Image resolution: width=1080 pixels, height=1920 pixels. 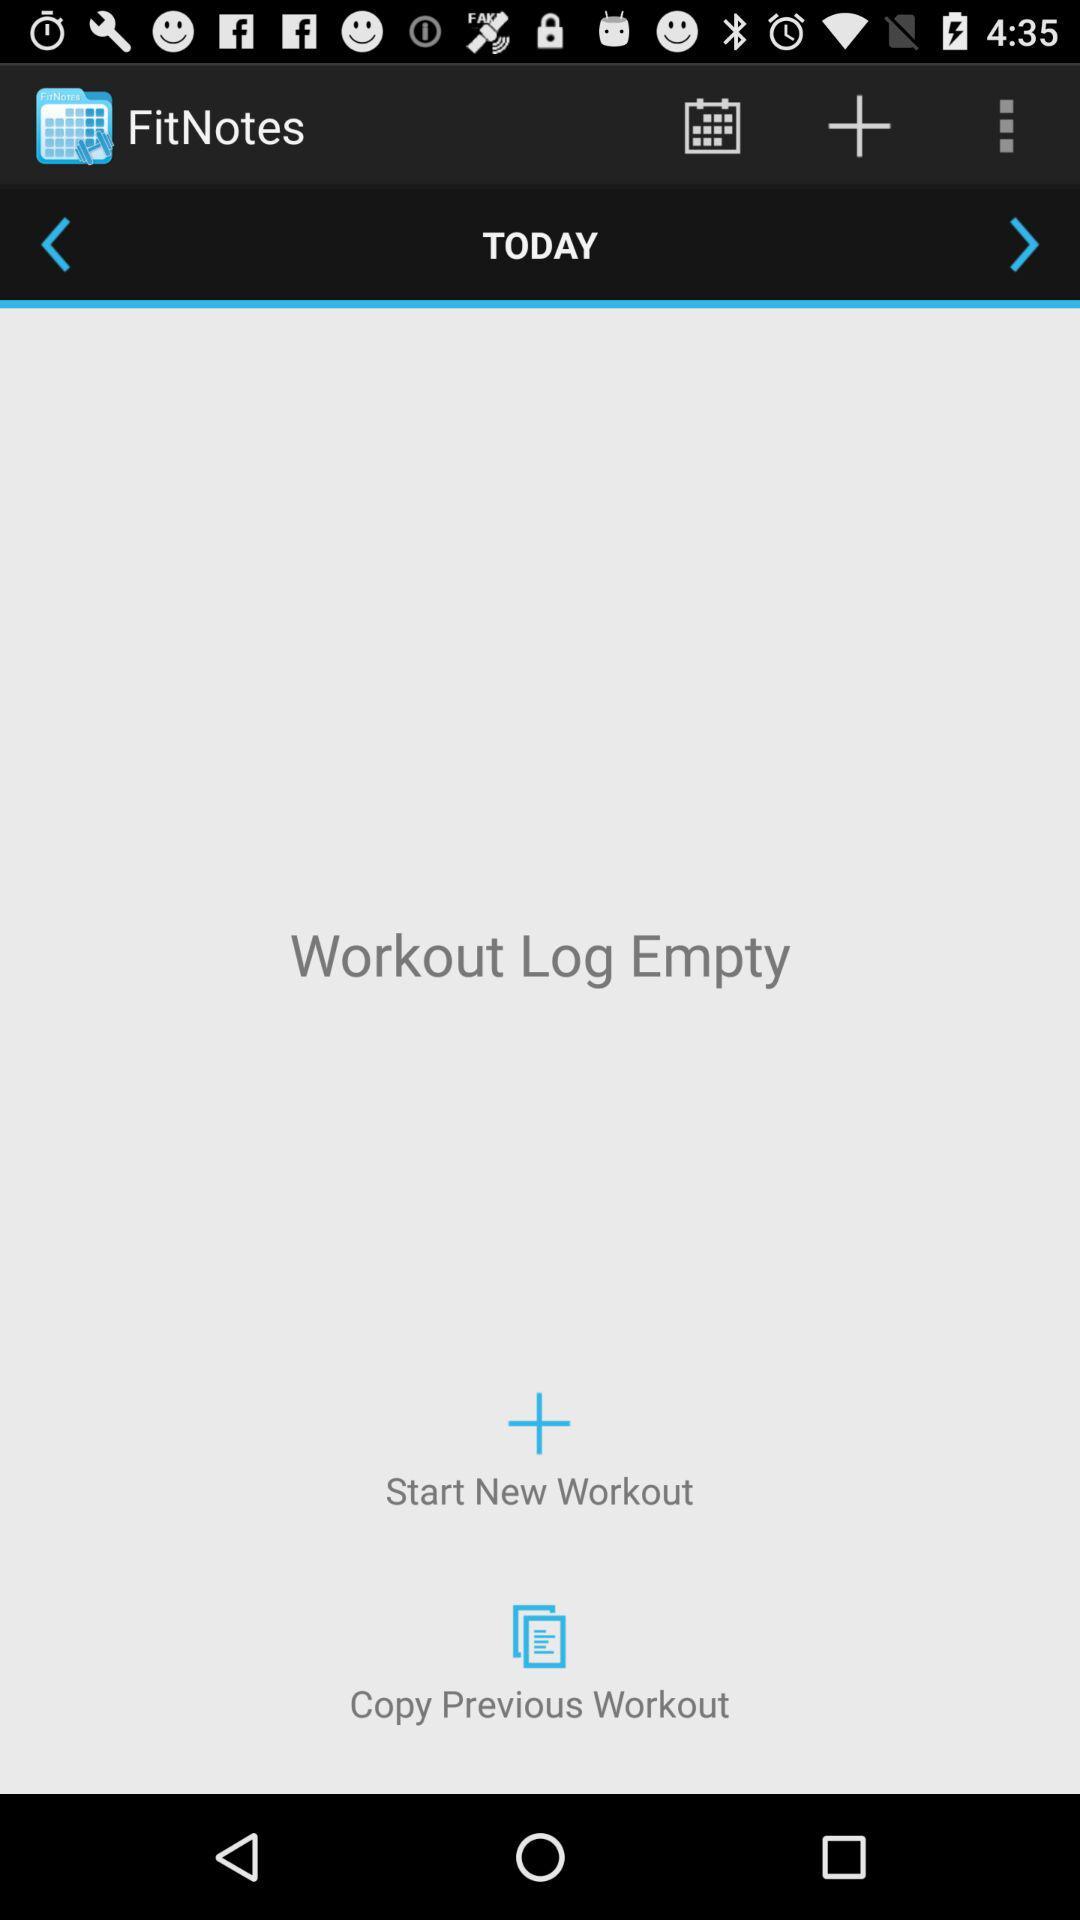 I want to click on today item, so click(x=540, y=243).